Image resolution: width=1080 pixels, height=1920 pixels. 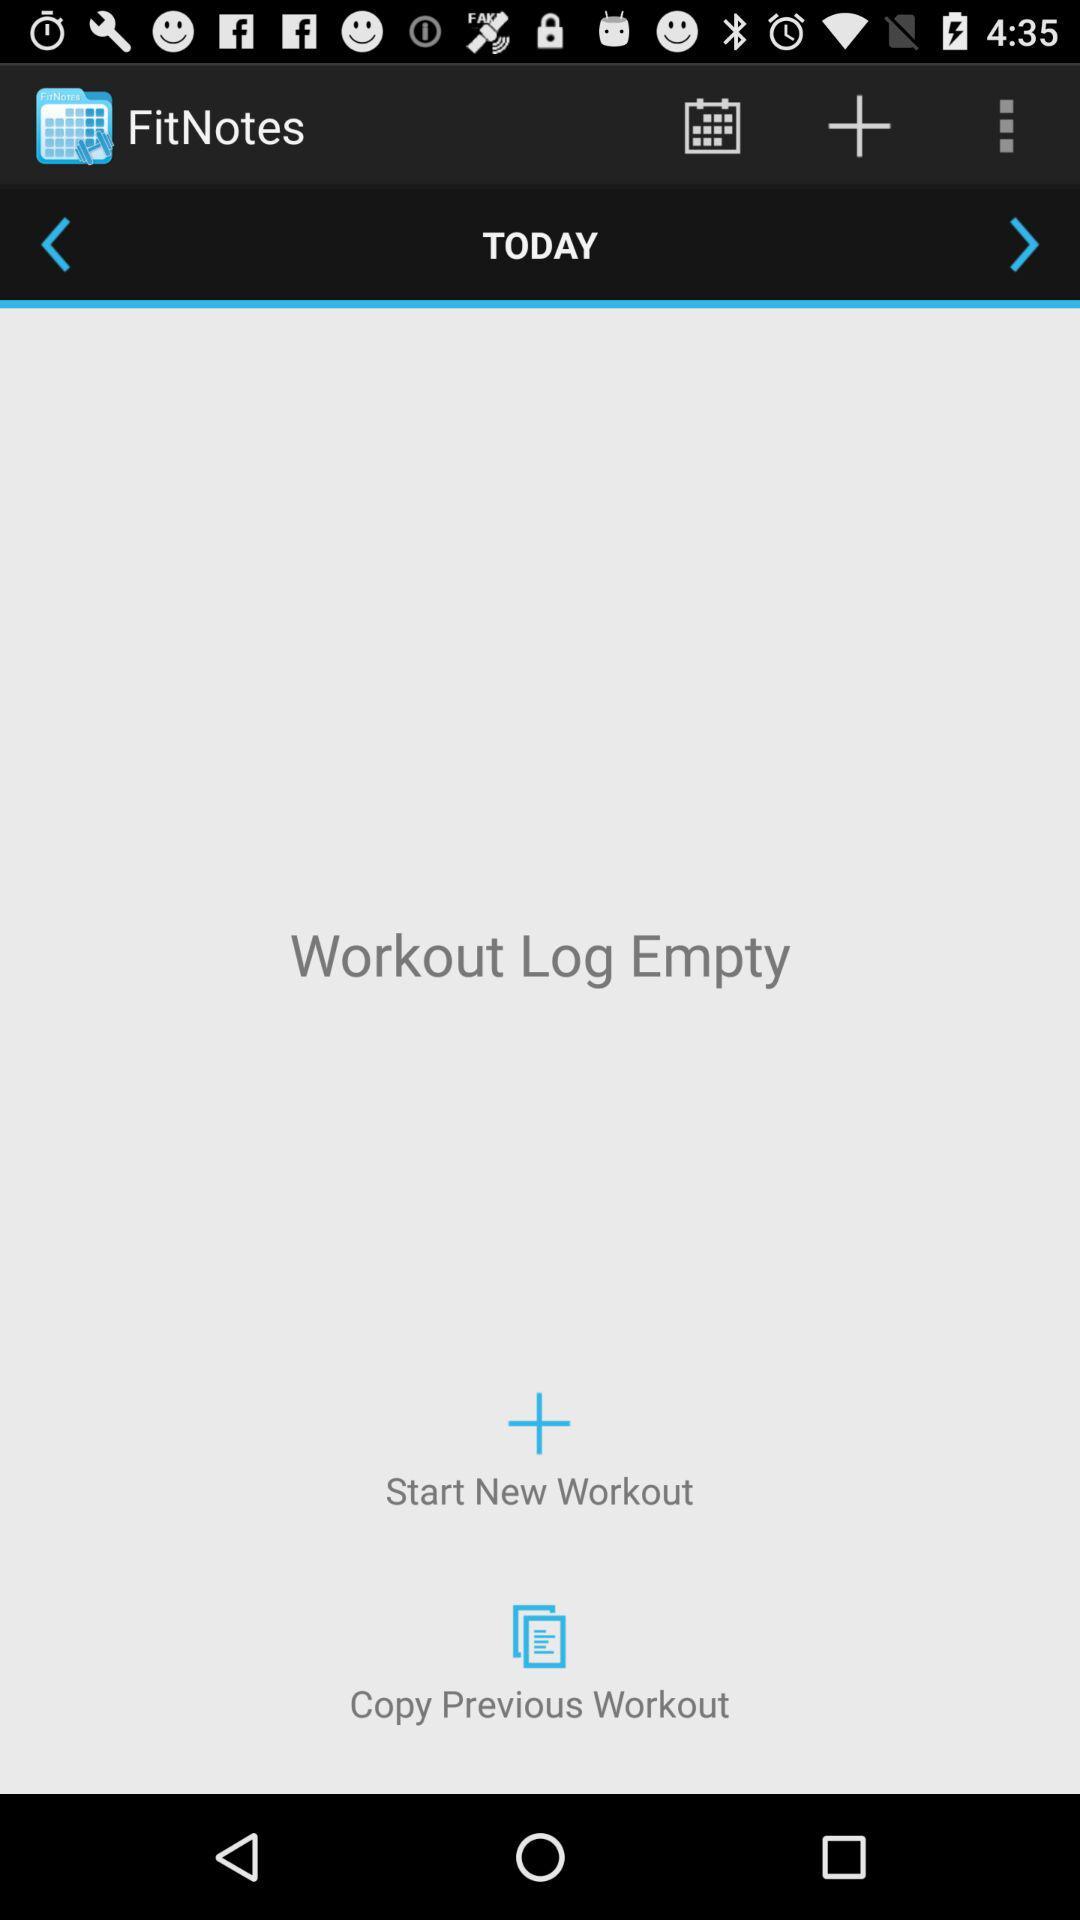 I want to click on today item, so click(x=540, y=243).